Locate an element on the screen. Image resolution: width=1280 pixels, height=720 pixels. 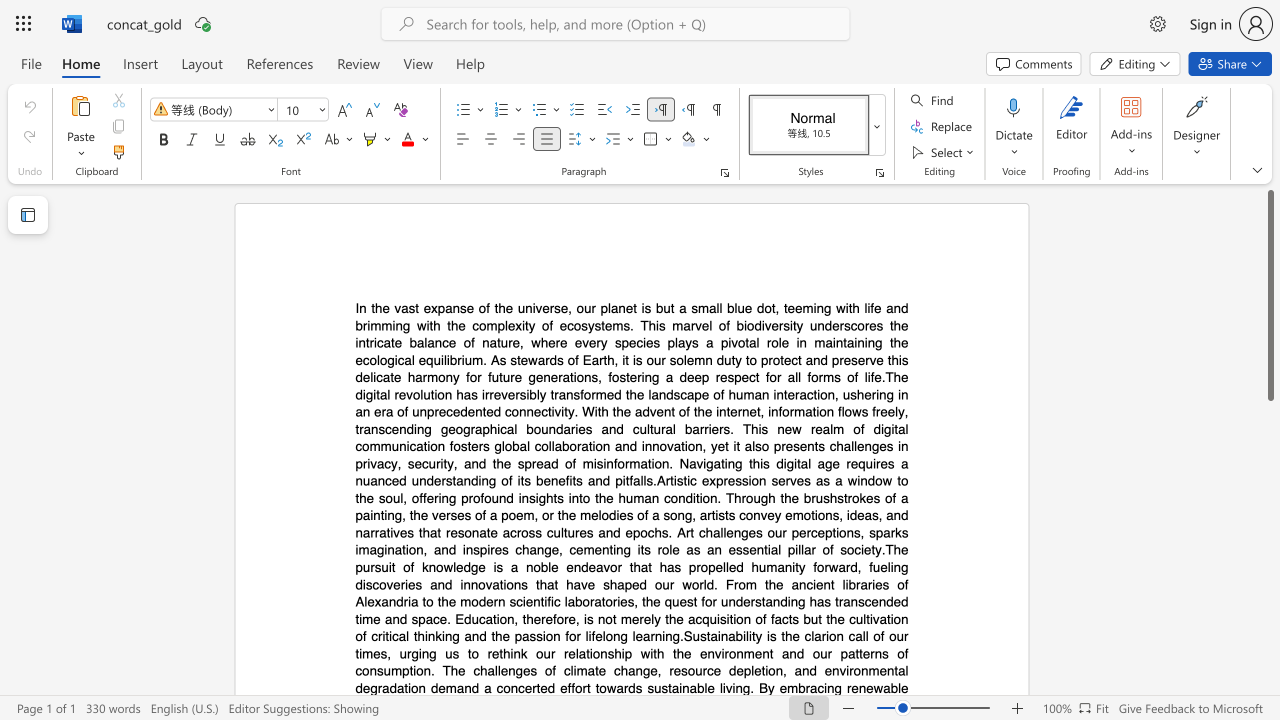
the scrollbar to move the view down is located at coordinates (1269, 560).